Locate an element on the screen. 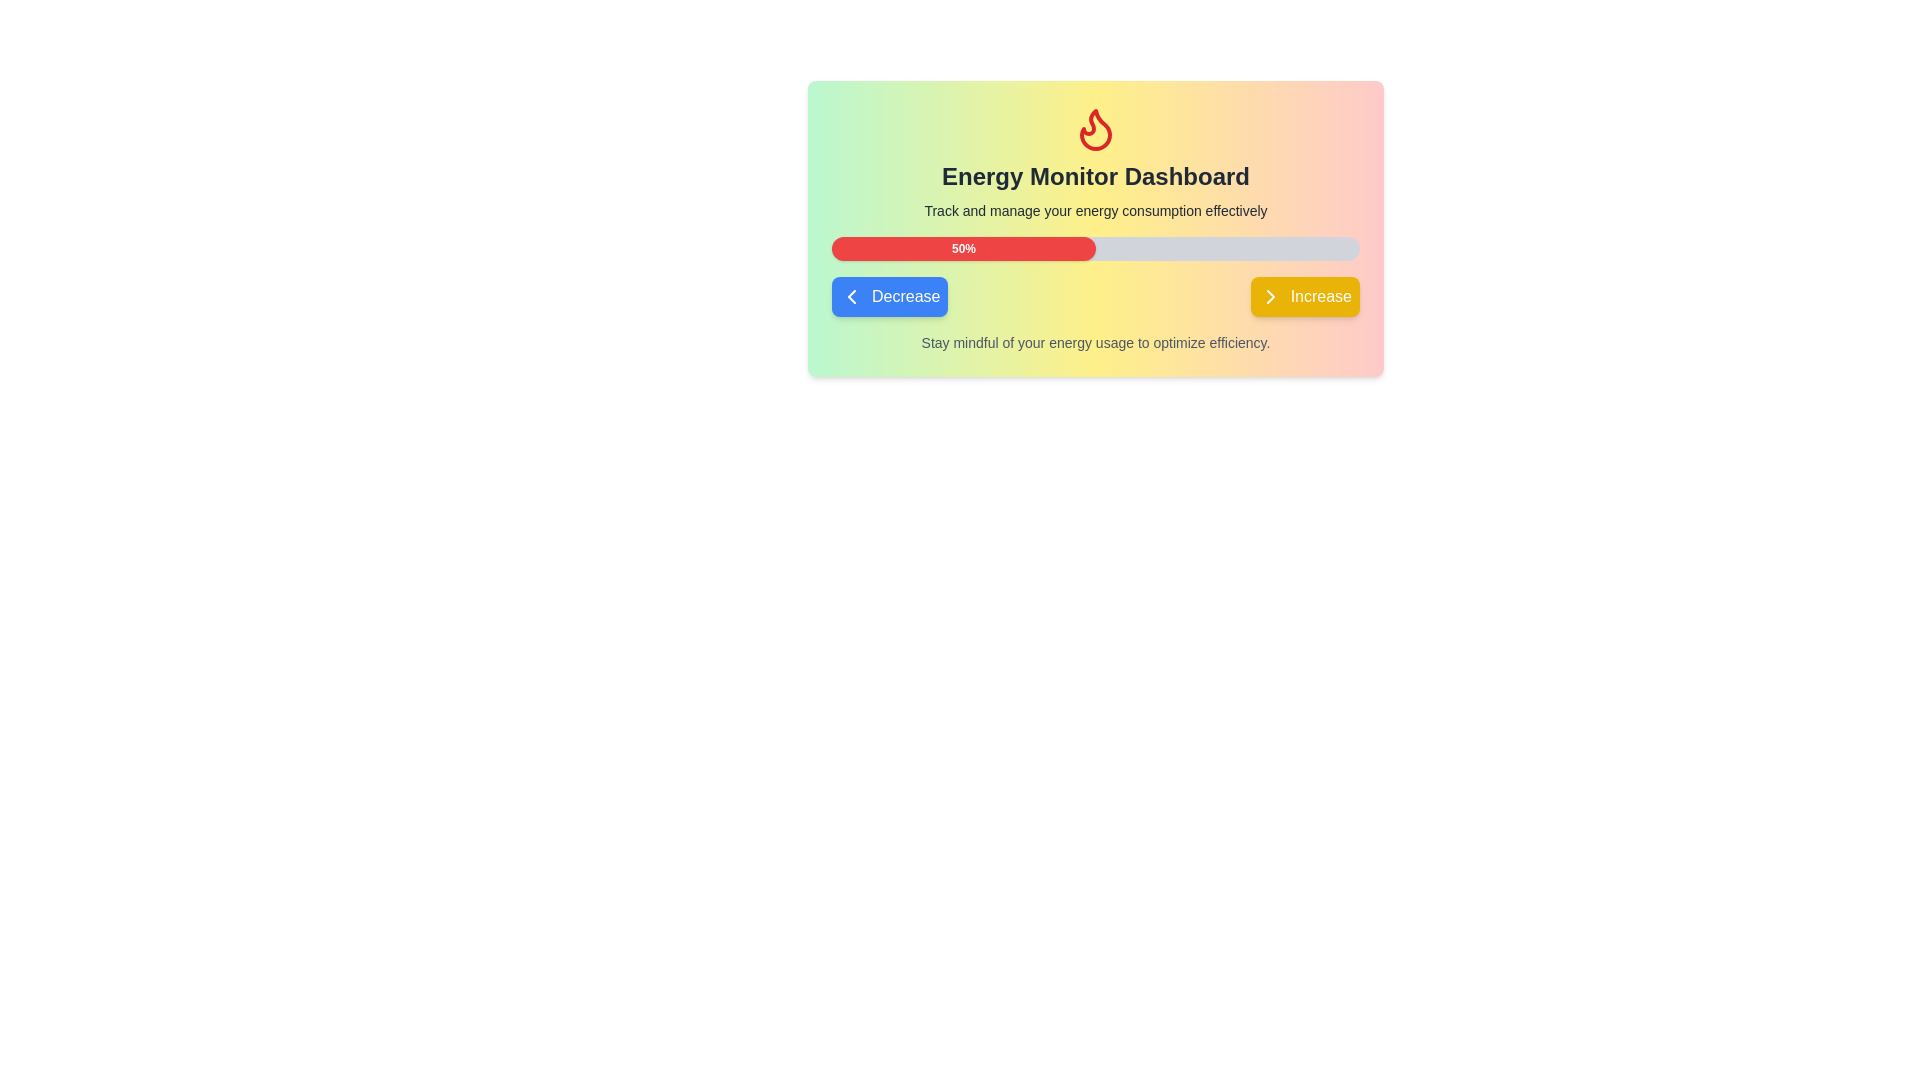 The image size is (1920, 1080). the blue rectangular button labeled 'Decrease' with a left-pointing arrow icon is located at coordinates (889, 297).